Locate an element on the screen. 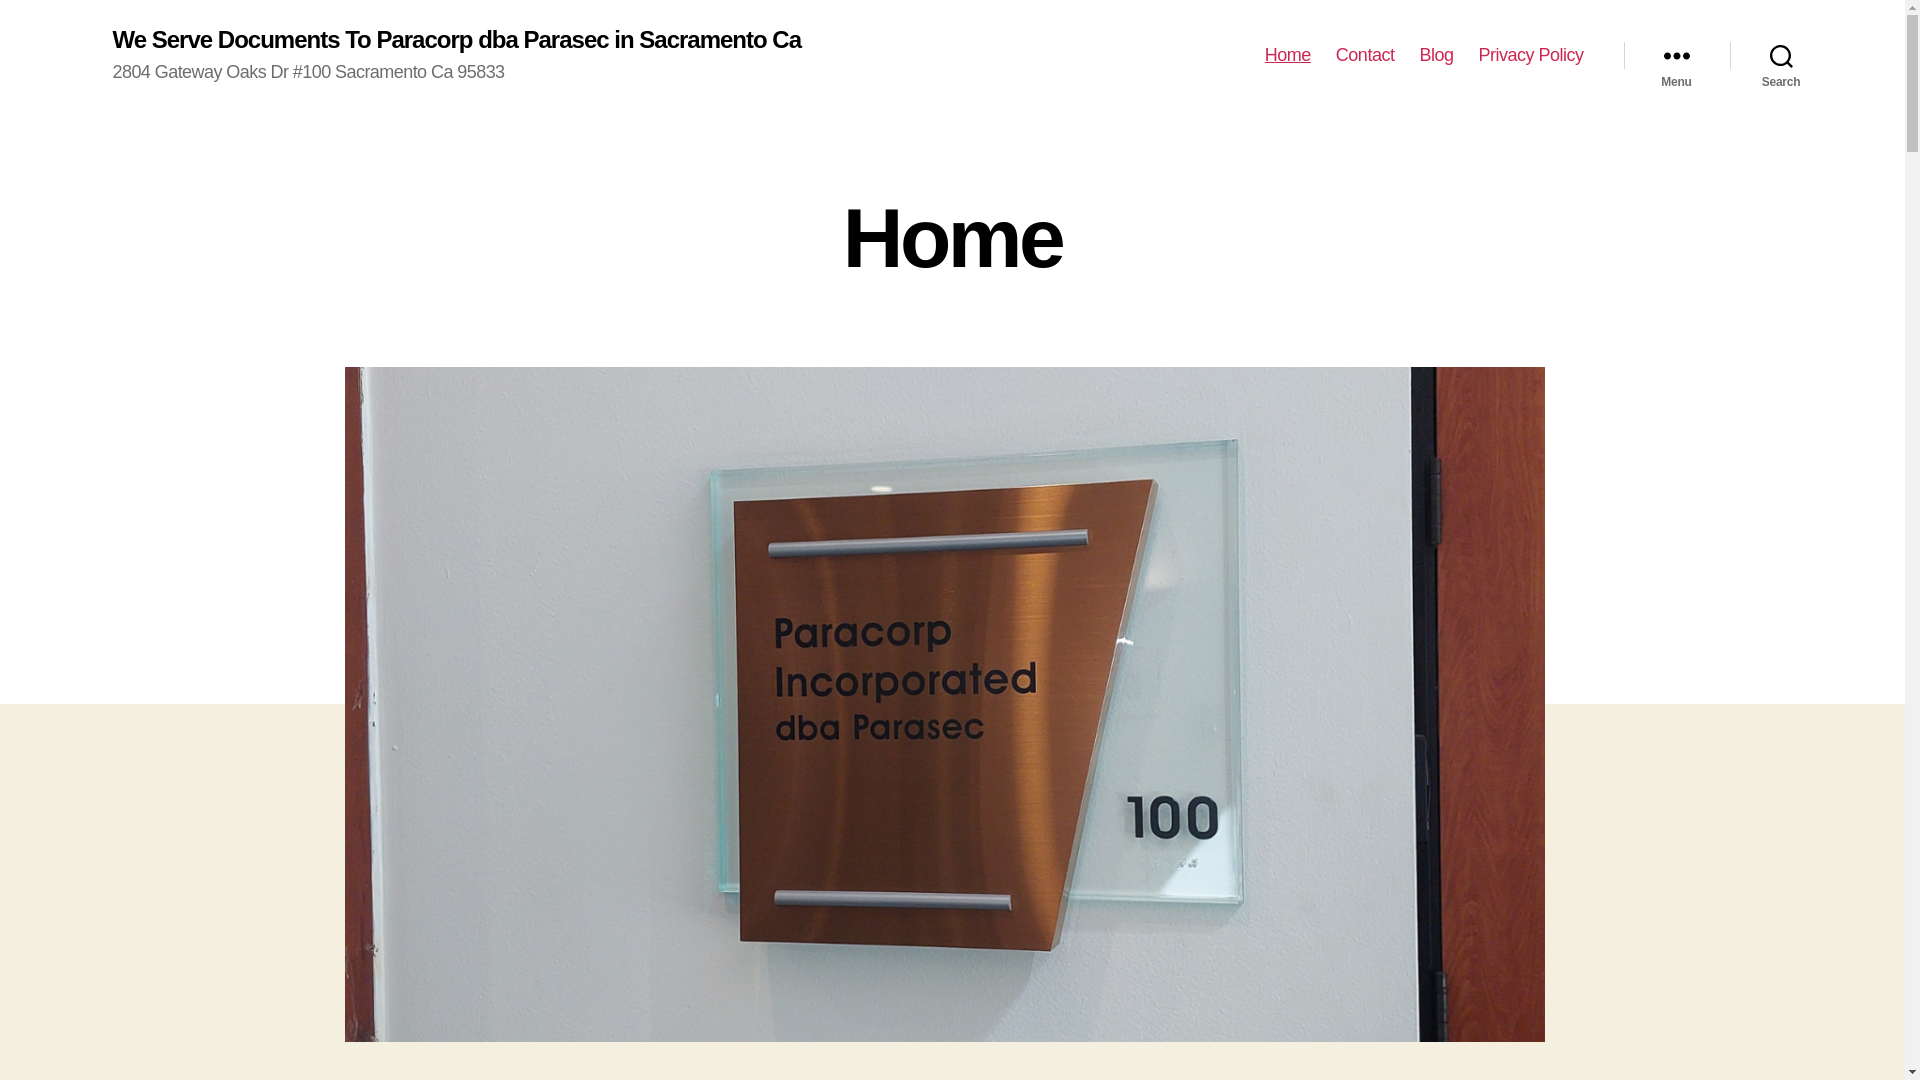 Image resolution: width=1920 pixels, height=1080 pixels. 'Home' is located at coordinates (1287, 55).